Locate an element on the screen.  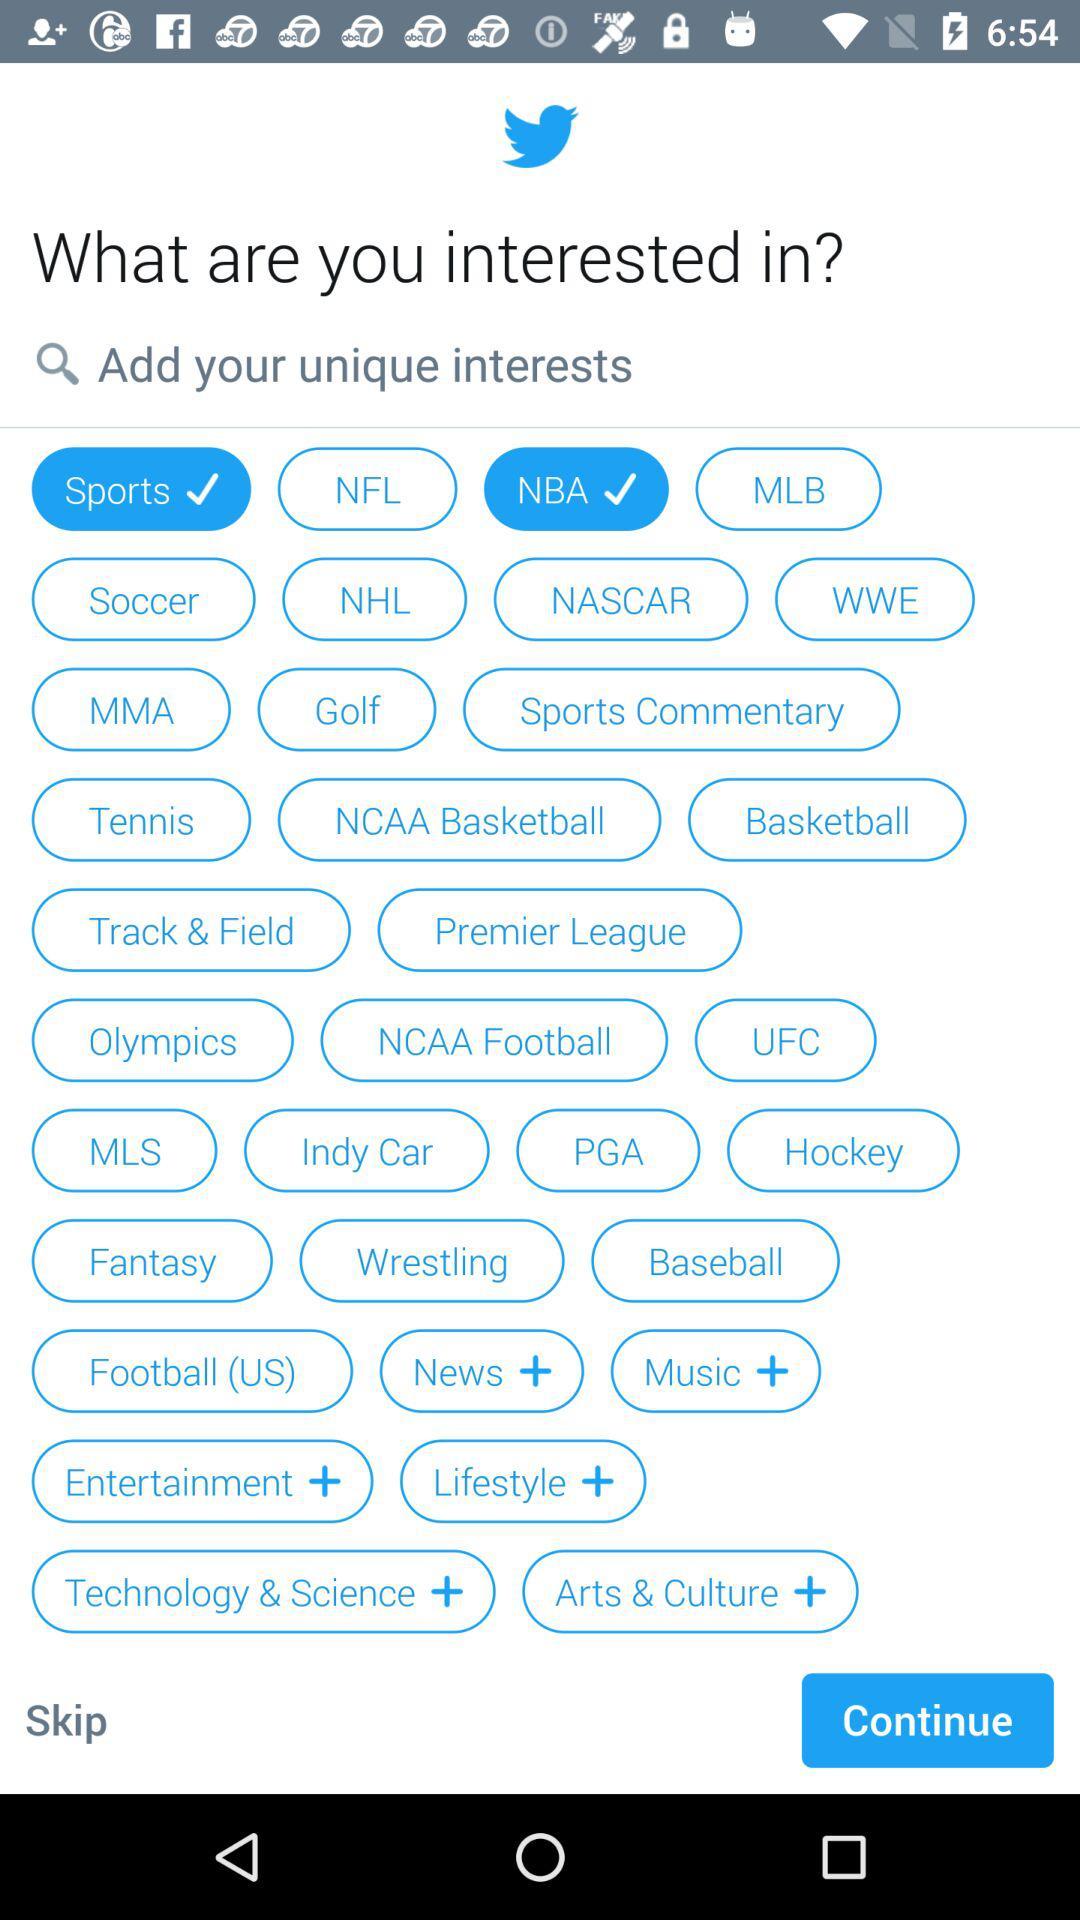
the item next to the nhl item is located at coordinates (142, 598).